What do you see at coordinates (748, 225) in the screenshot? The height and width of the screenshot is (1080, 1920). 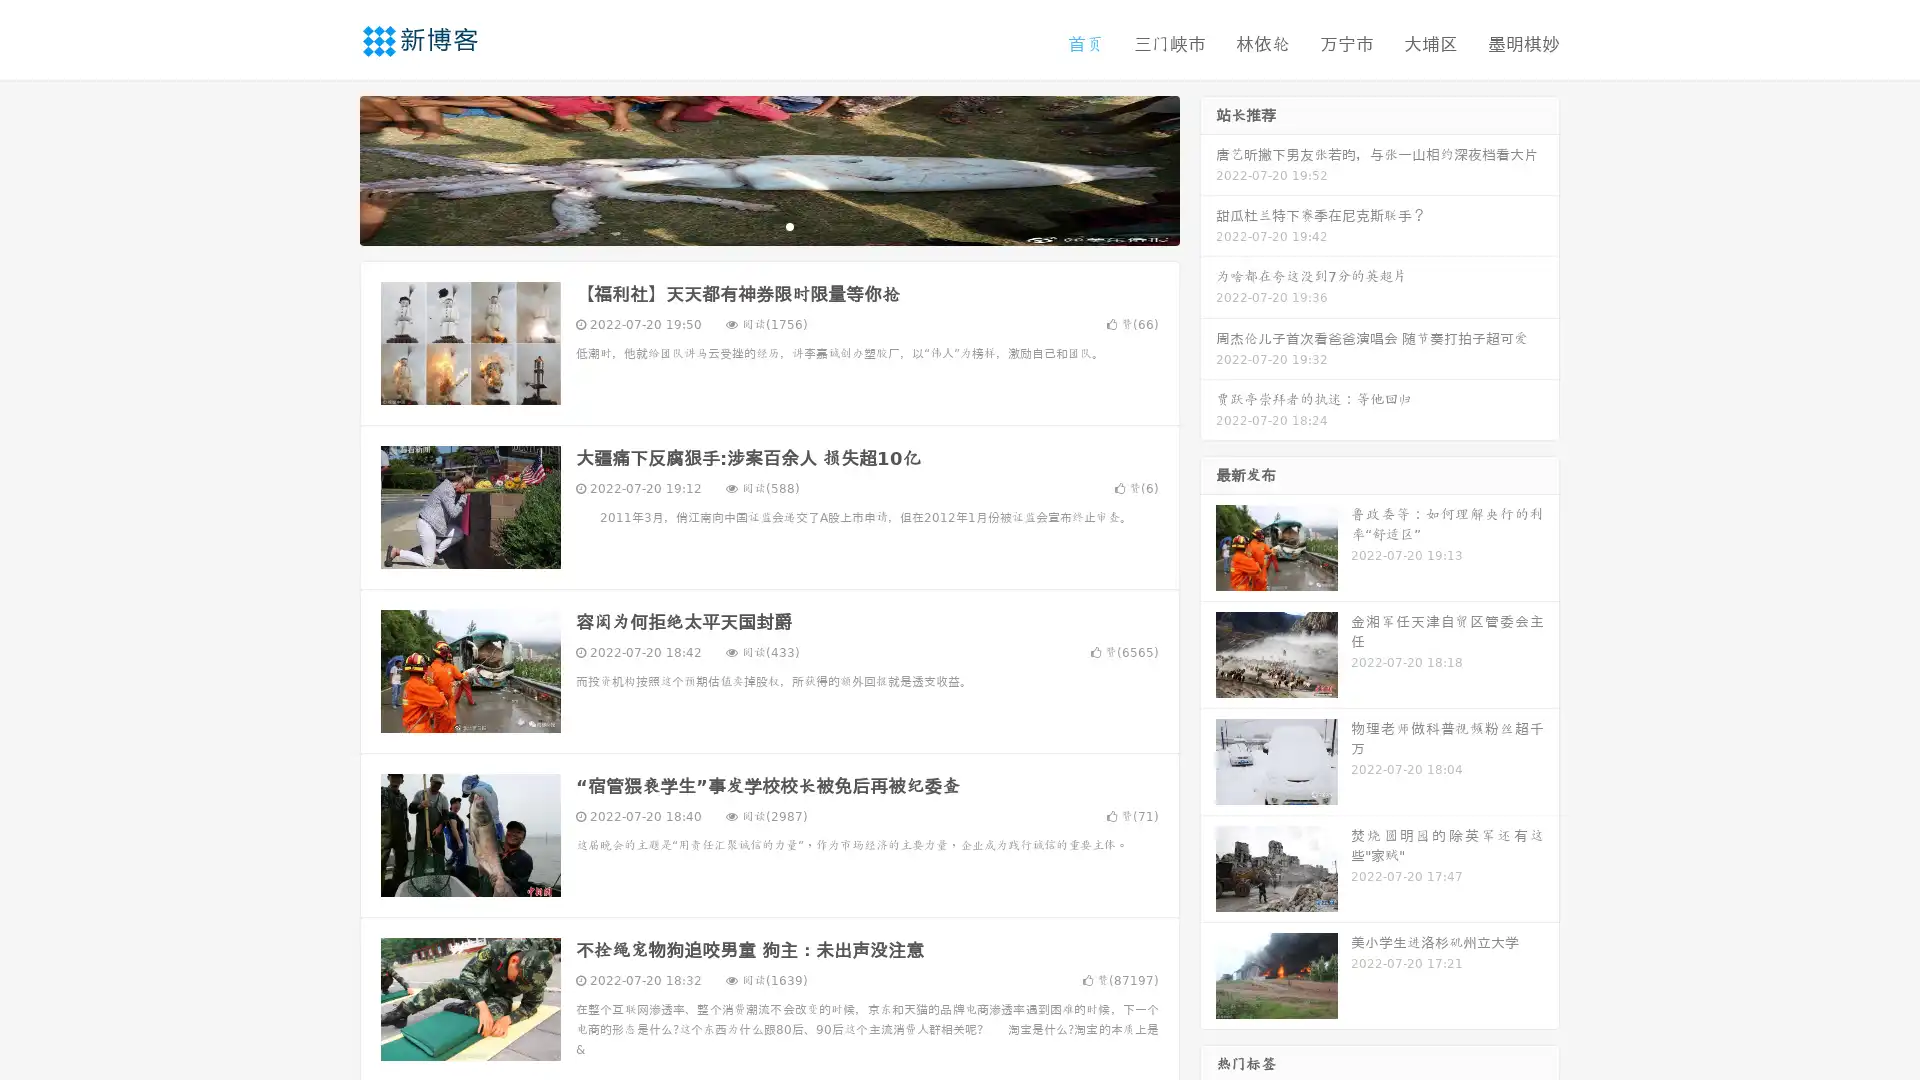 I see `Go to slide 1` at bounding box center [748, 225].